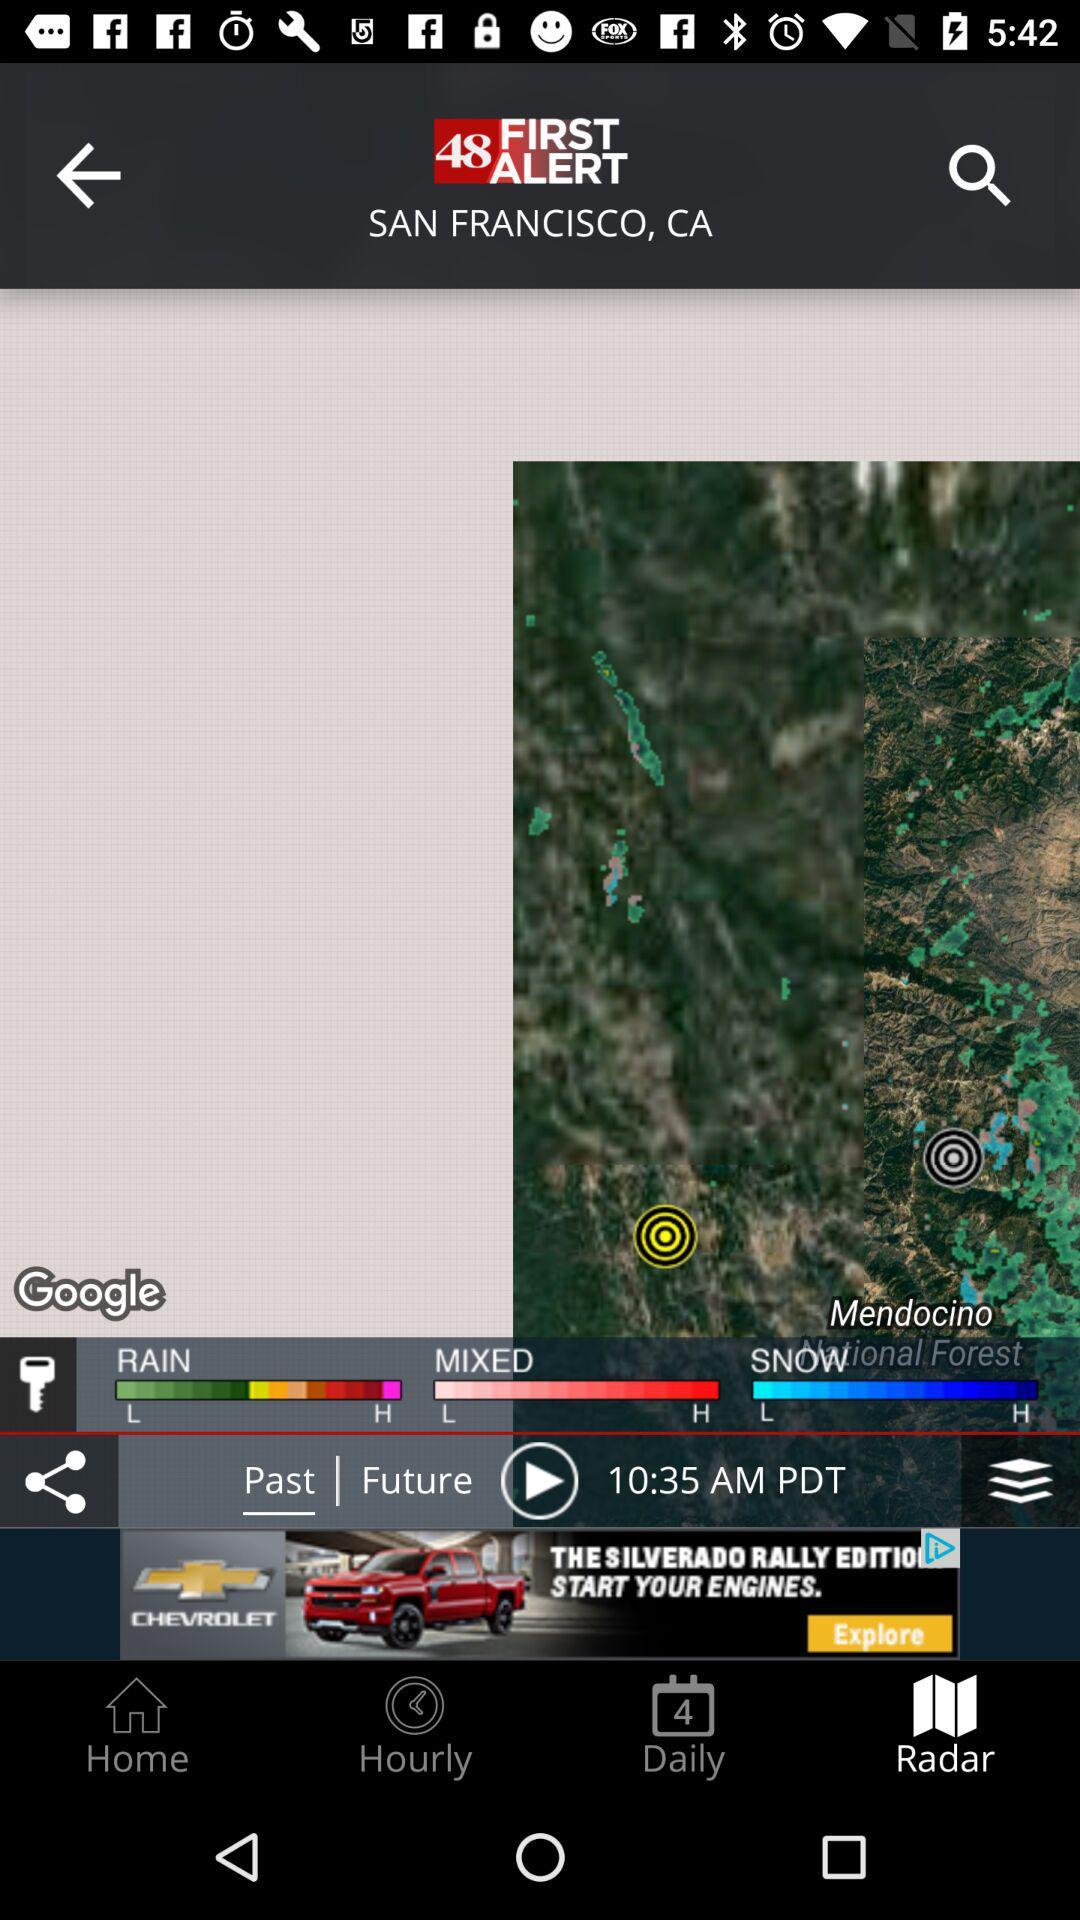 The image size is (1080, 1920). I want to click on icon next to the future item, so click(538, 1480).